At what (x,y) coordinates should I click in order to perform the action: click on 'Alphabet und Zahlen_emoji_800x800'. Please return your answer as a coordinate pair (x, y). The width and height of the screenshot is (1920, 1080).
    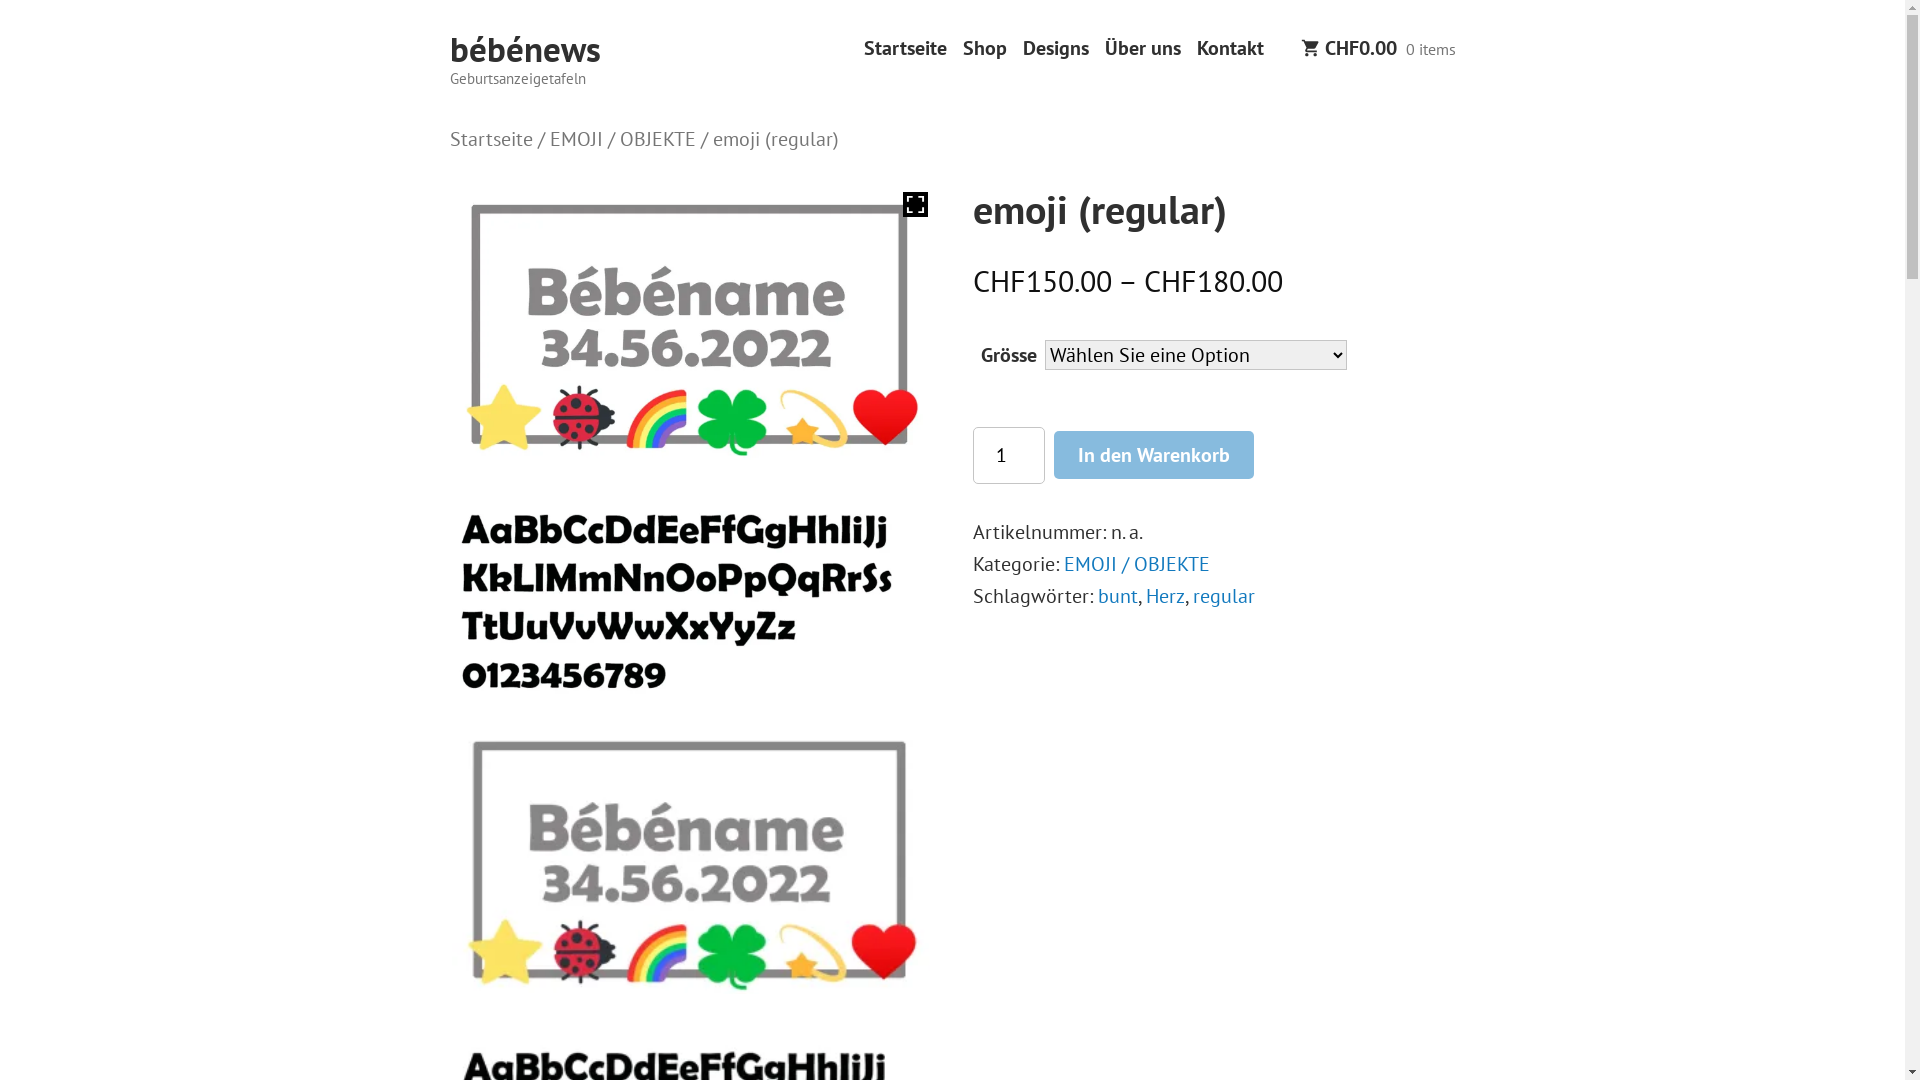
    Looking at the image, I should click on (691, 590).